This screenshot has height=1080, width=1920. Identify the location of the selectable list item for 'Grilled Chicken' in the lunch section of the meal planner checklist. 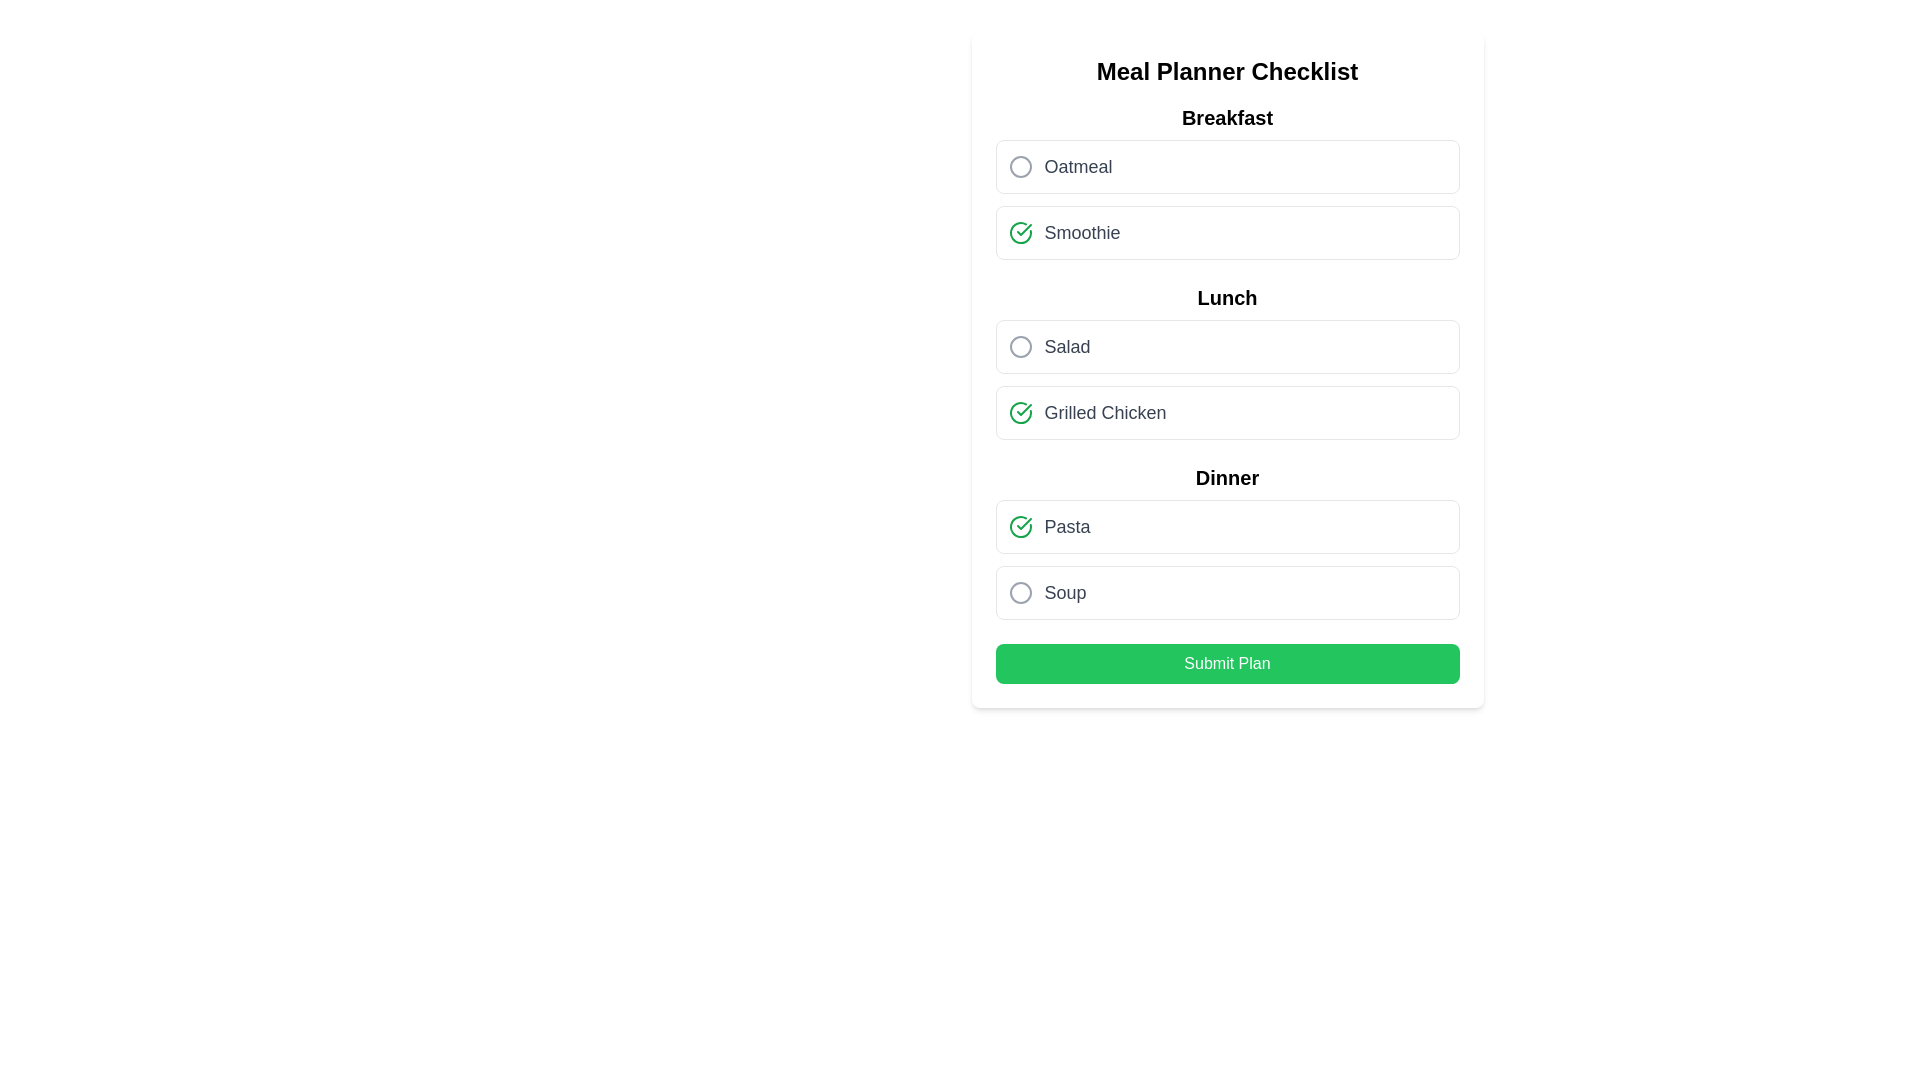
(1226, 411).